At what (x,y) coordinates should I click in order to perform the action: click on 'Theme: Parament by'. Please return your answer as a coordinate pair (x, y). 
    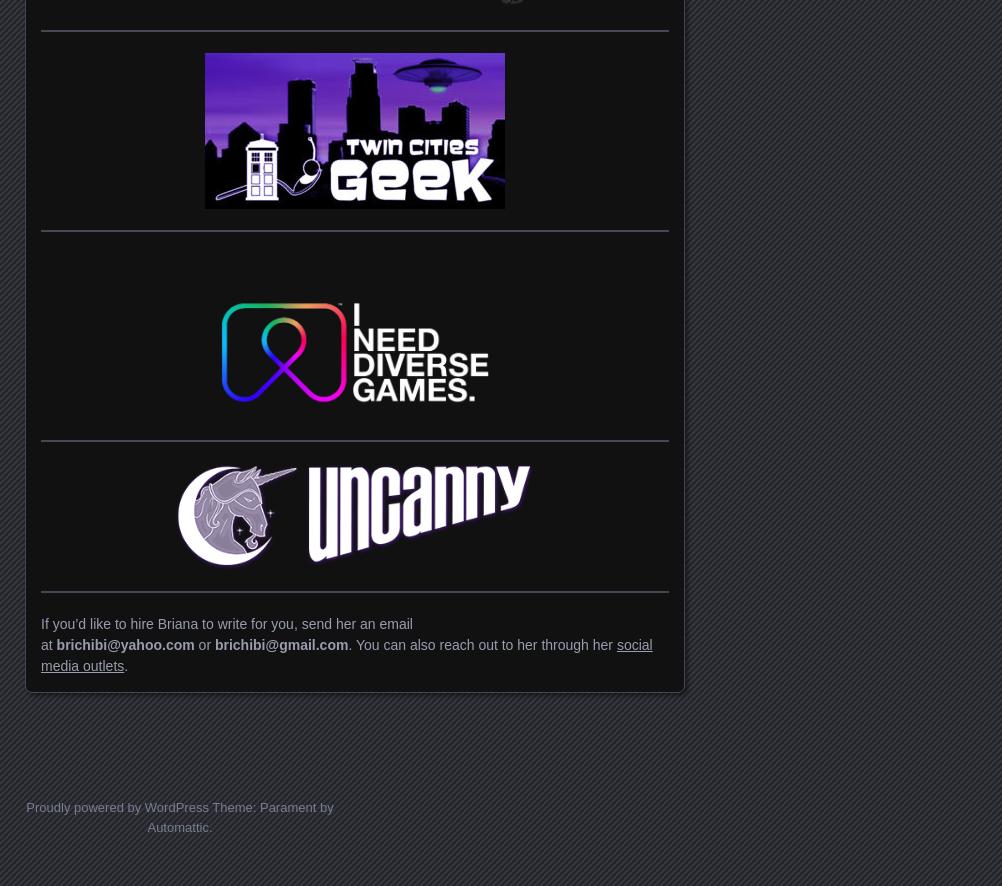
    Looking at the image, I should click on (269, 807).